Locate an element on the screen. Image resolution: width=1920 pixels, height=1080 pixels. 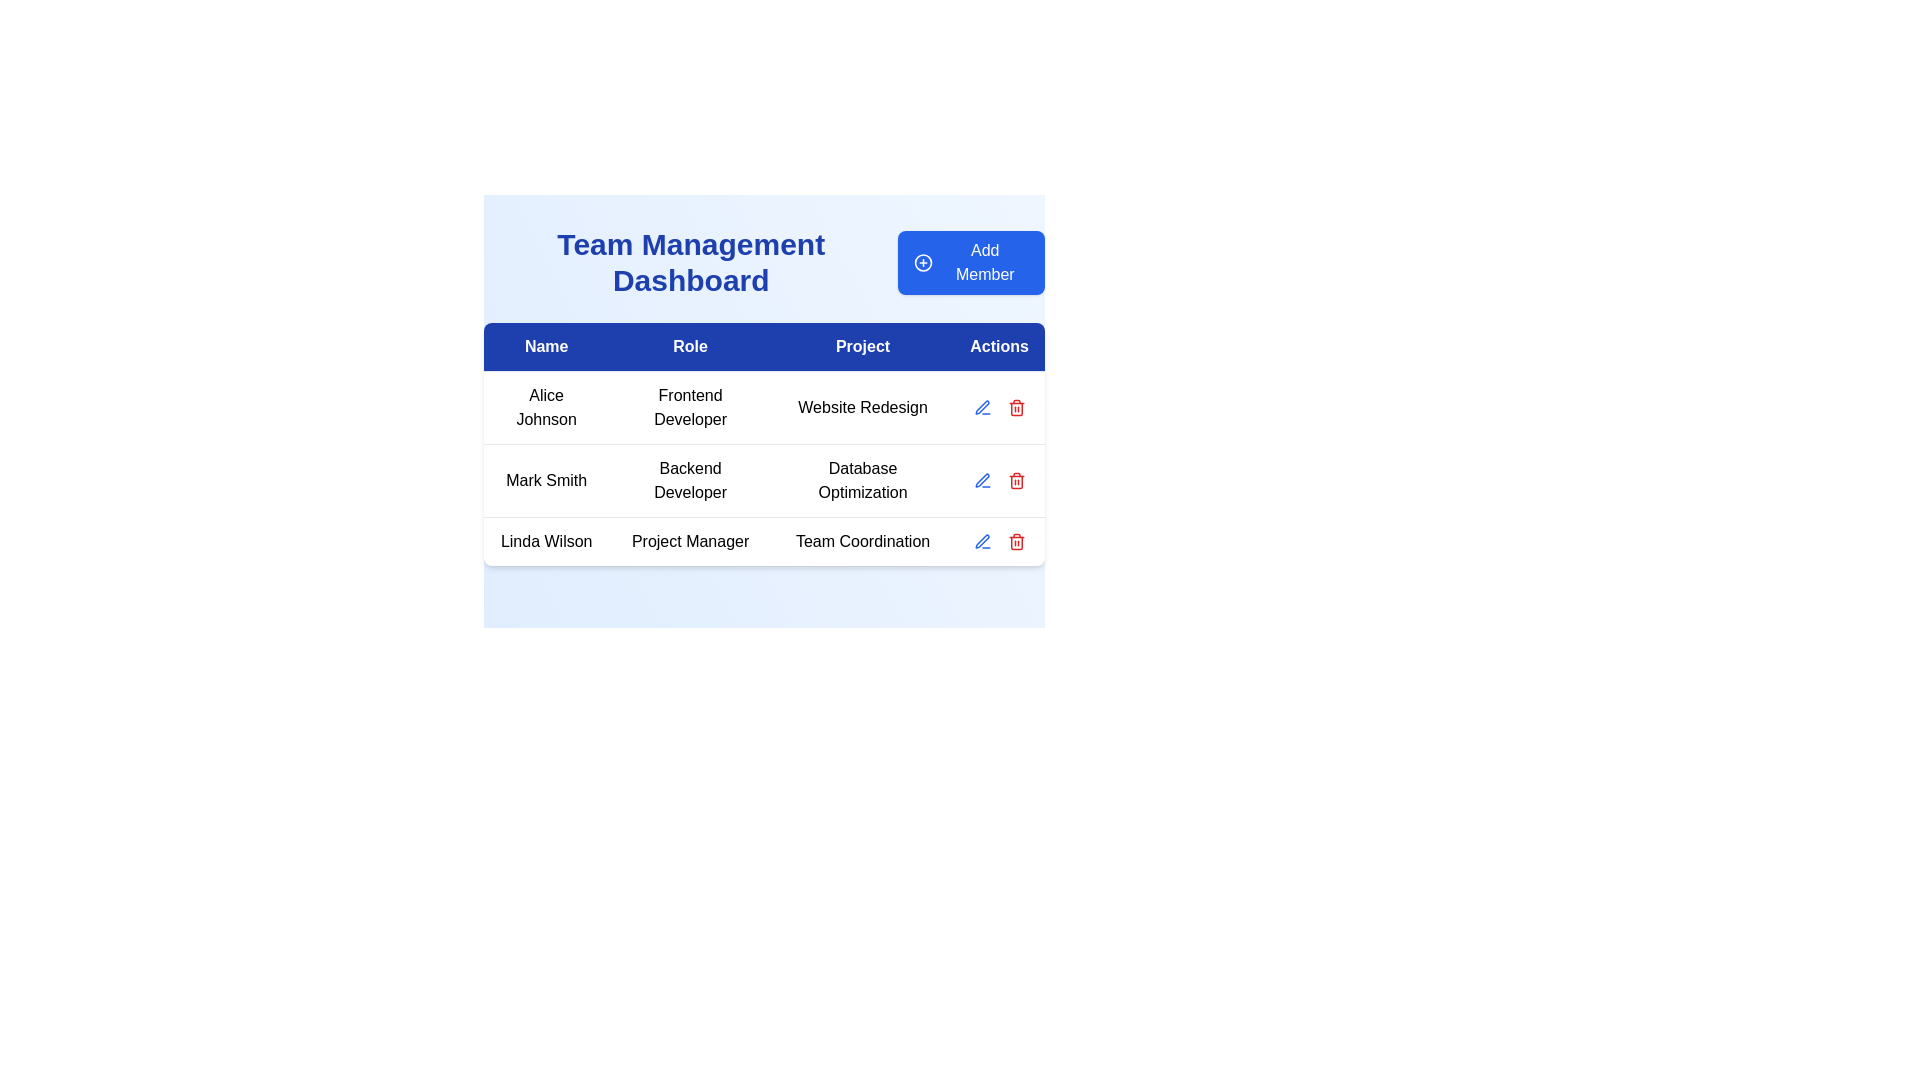
the text label element displaying 'Backend Developer' in the 'Role' column of the second row of the table is located at coordinates (690, 481).